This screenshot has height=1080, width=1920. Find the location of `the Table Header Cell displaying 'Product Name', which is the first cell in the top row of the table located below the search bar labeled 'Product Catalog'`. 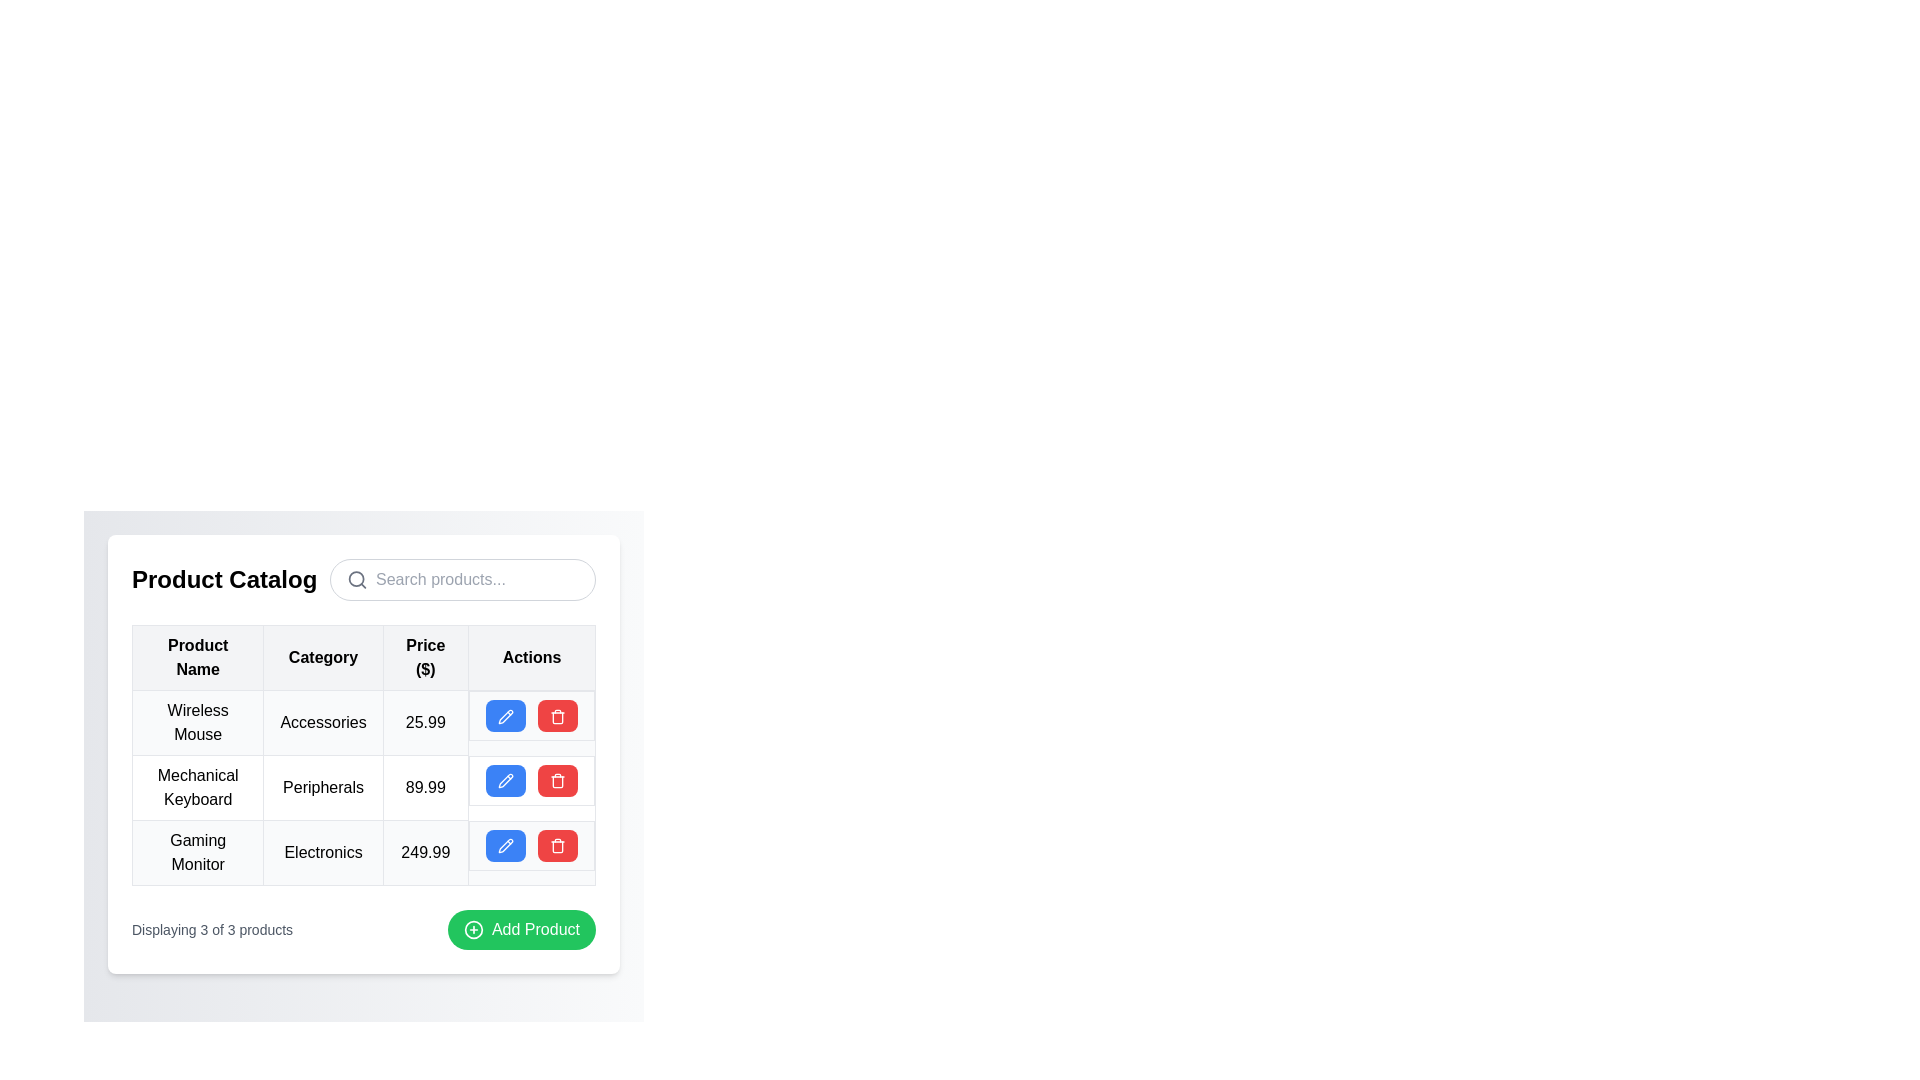

the Table Header Cell displaying 'Product Name', which is the first cell in the top row of the table located below the search bar labeled 'Product Catalog' is located at coordinates (198, 658).